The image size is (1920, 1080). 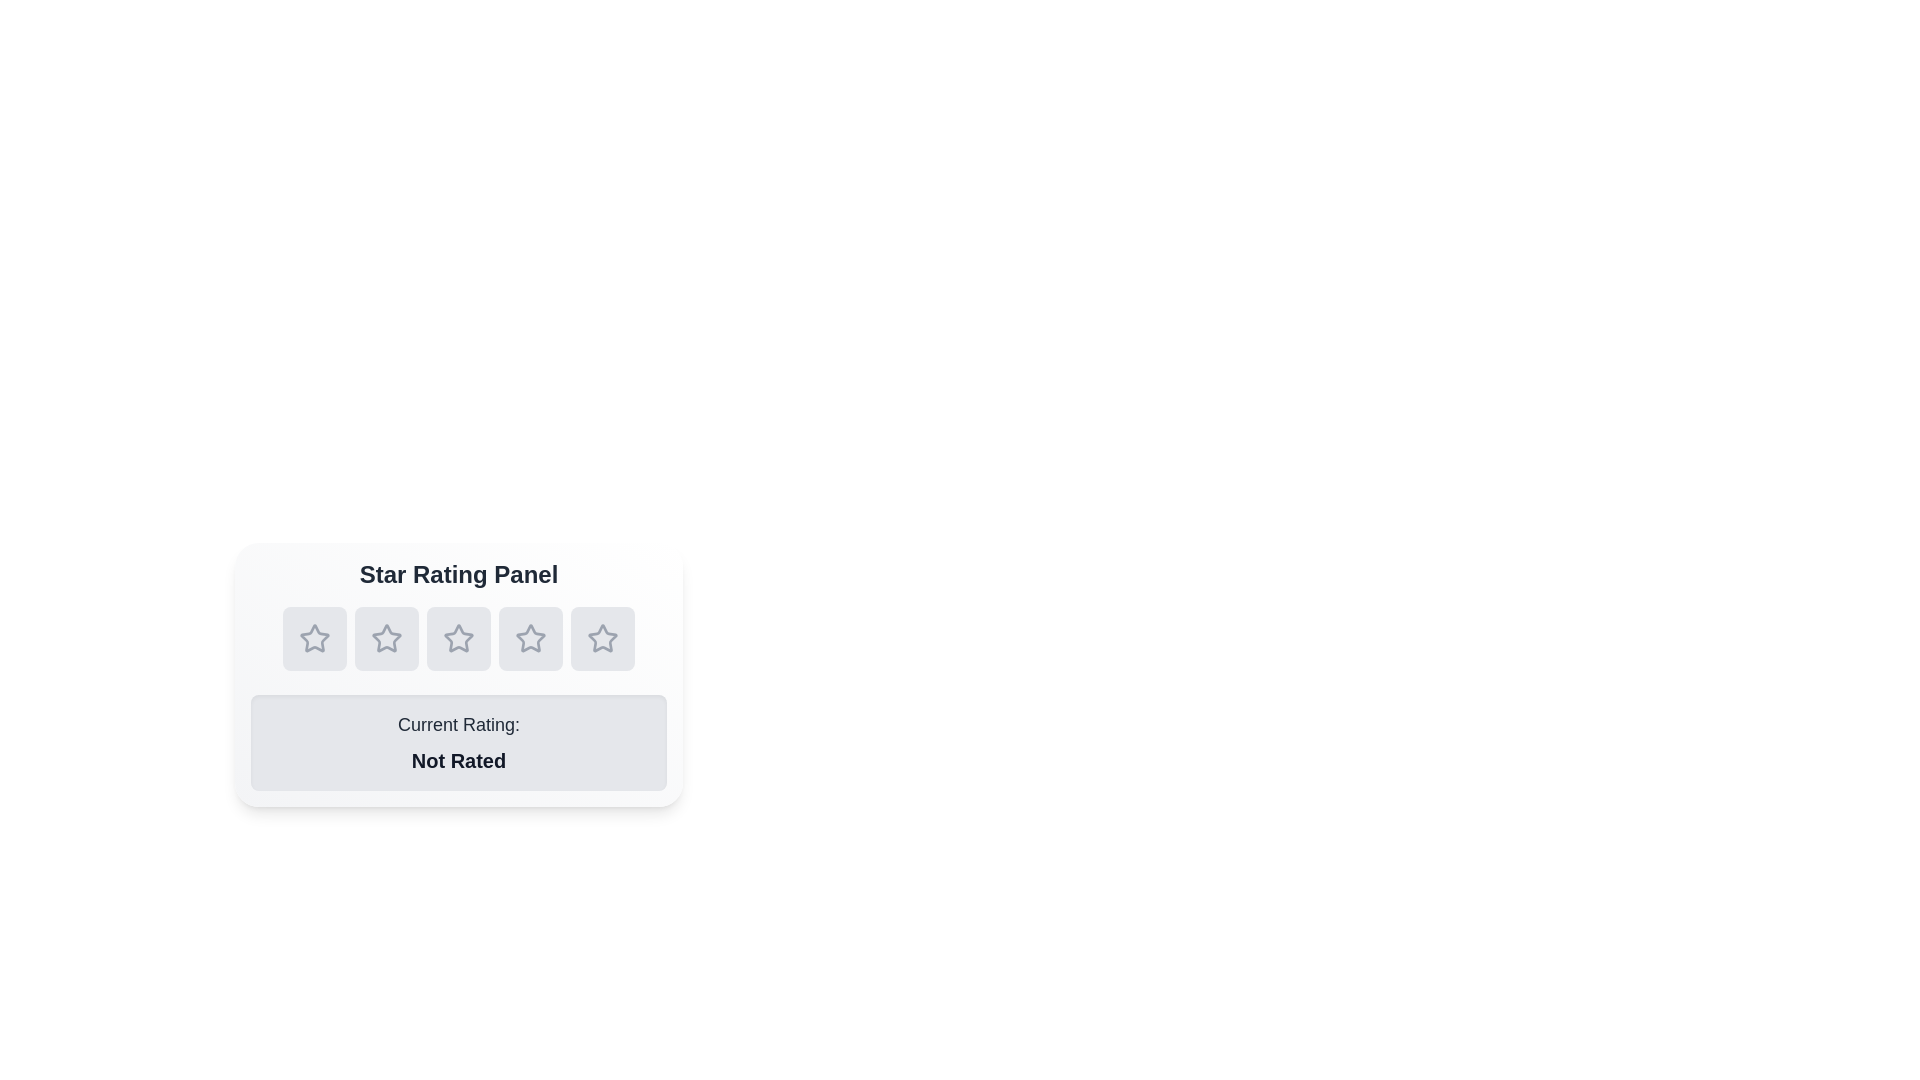 What do you see at coordinates (314, 639) in the screenshot?
I see `the gray star icon in the star rating panel` at bounding box center [314, 639].